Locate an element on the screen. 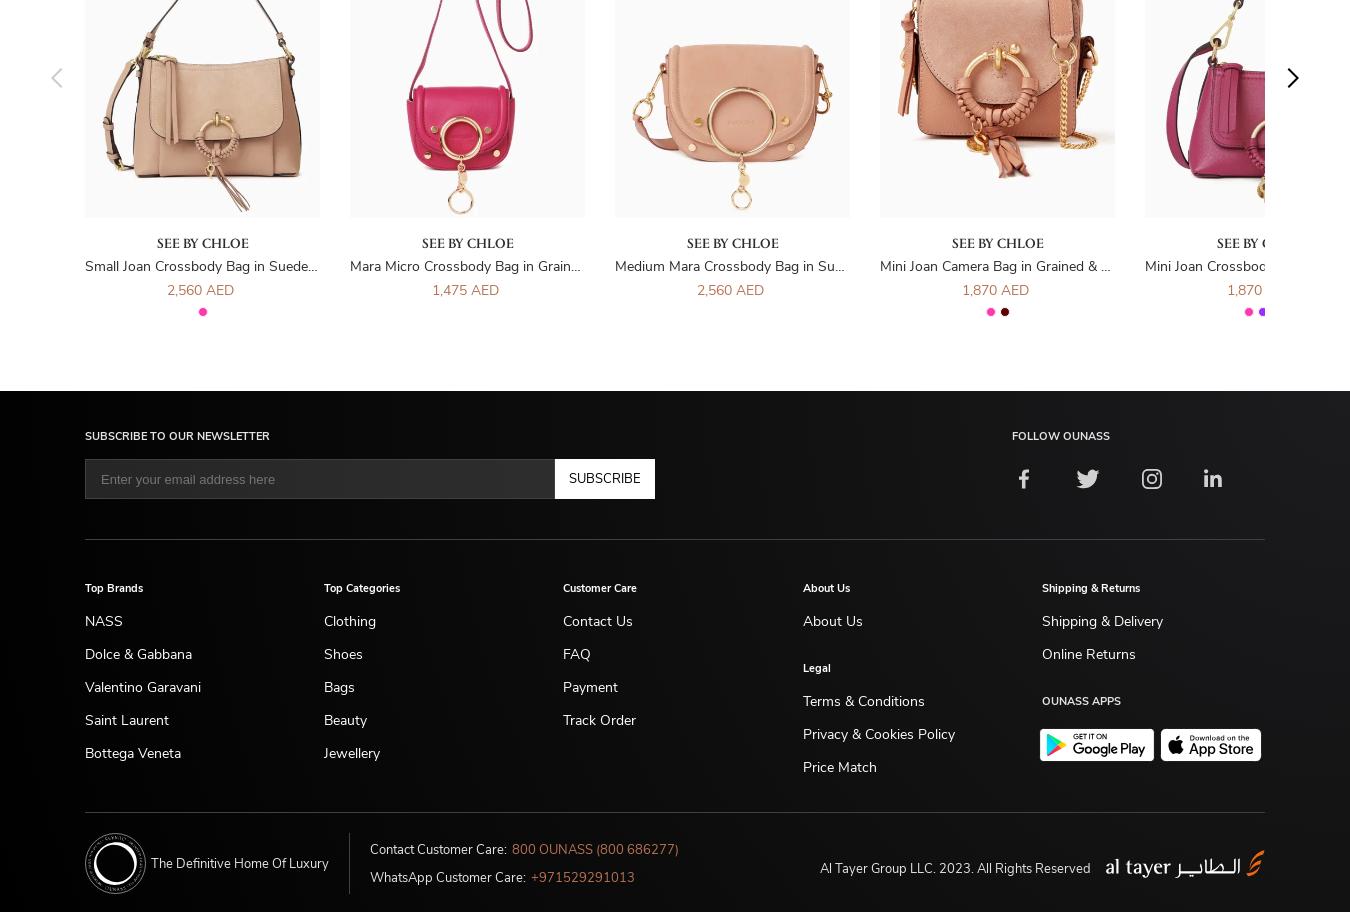 Image resolution: width=1350 pixels, height=912 pixels. 'Small Joan Crossbody Bag in Suede & Grained Leather' is located at coordinates (84, 266).